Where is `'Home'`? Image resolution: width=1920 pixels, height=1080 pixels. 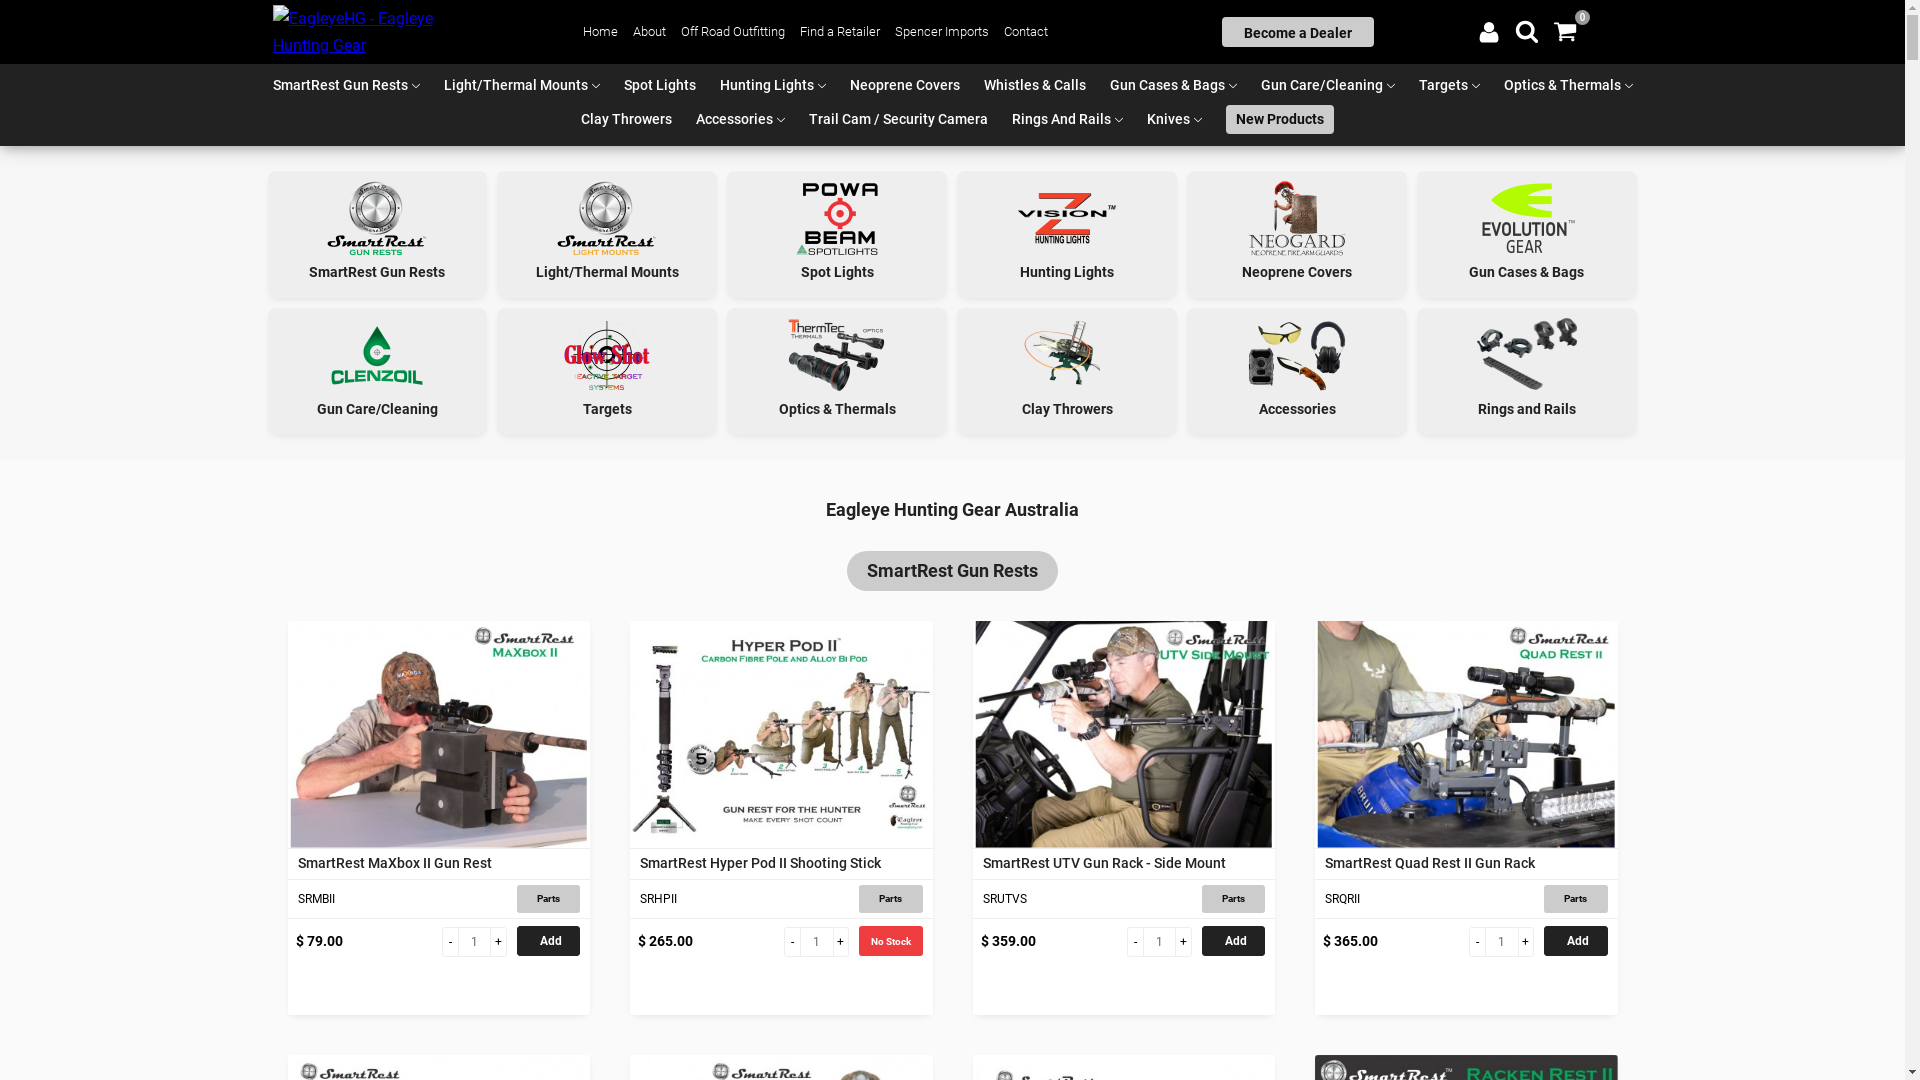 'Home' is located at coordinates (581, 31).